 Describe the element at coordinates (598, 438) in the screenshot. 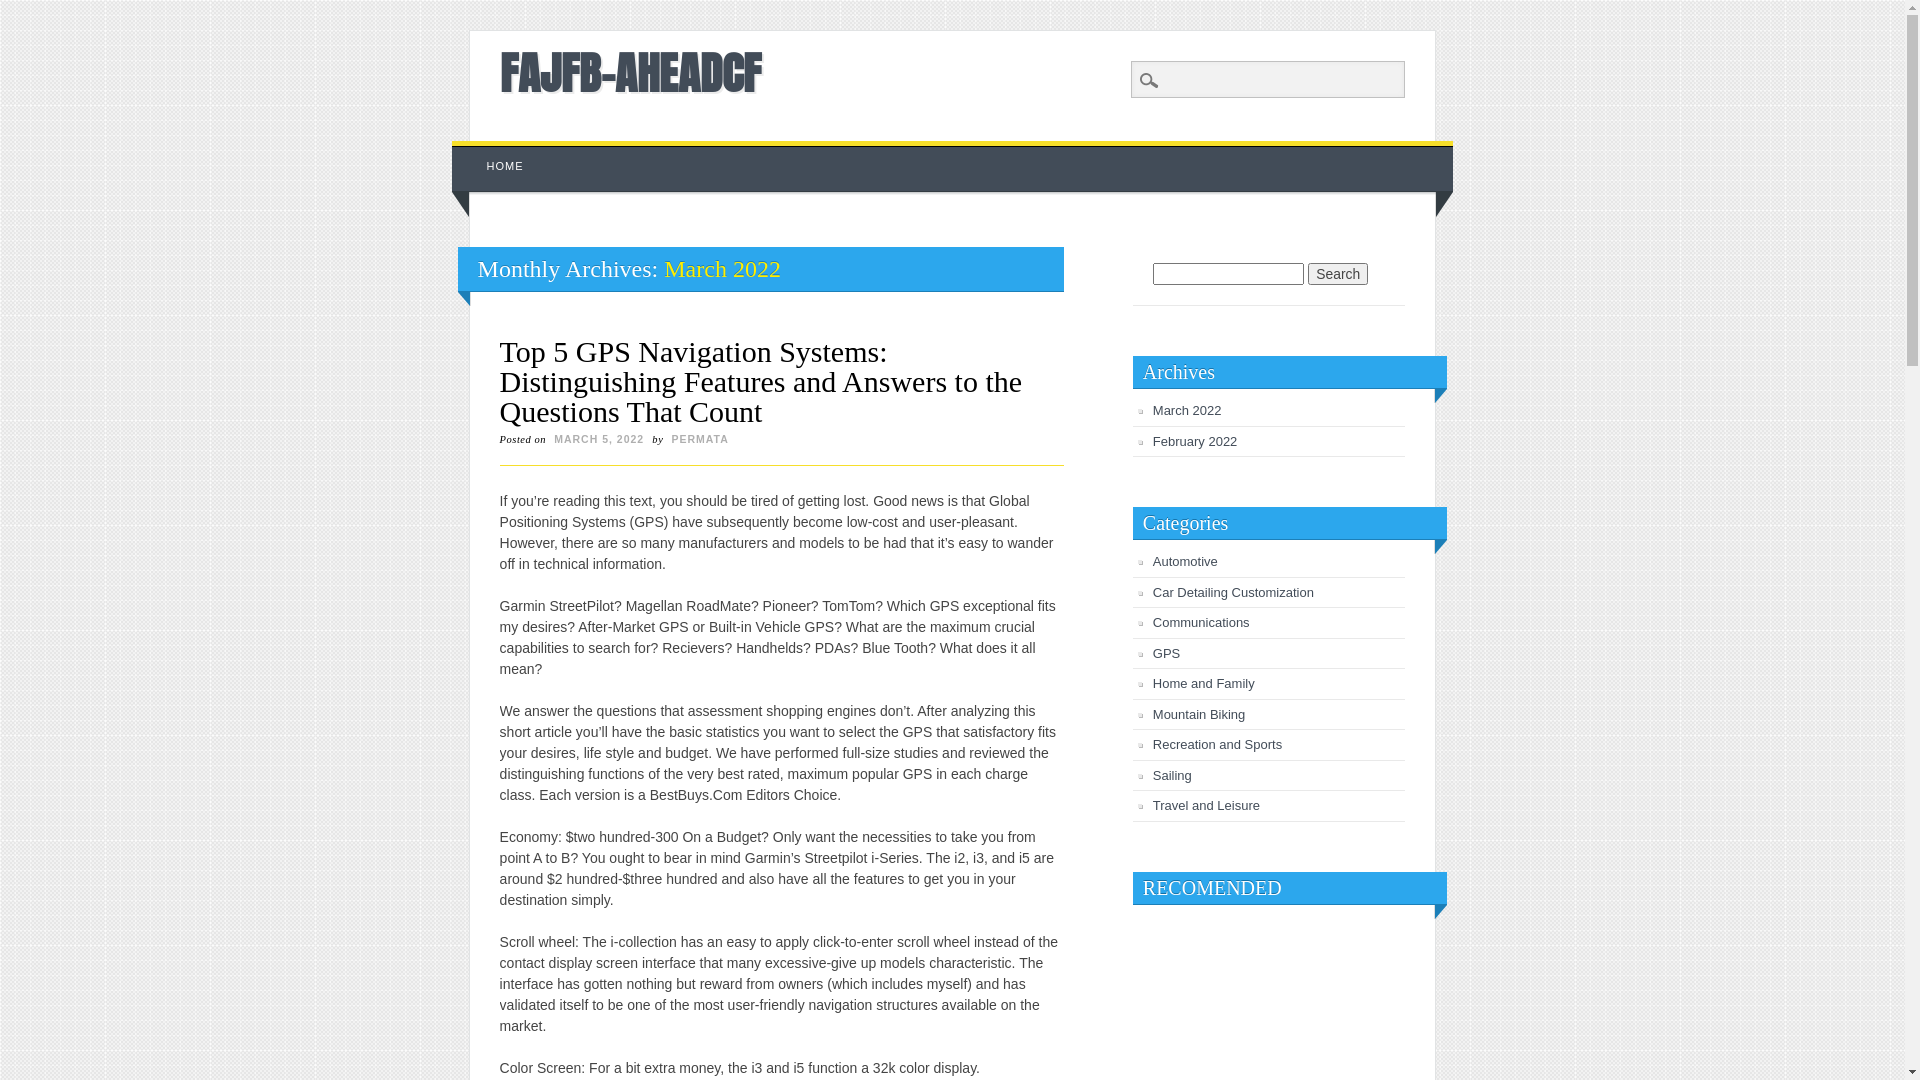

I see `'MARCH 5, 2022'` at that location.